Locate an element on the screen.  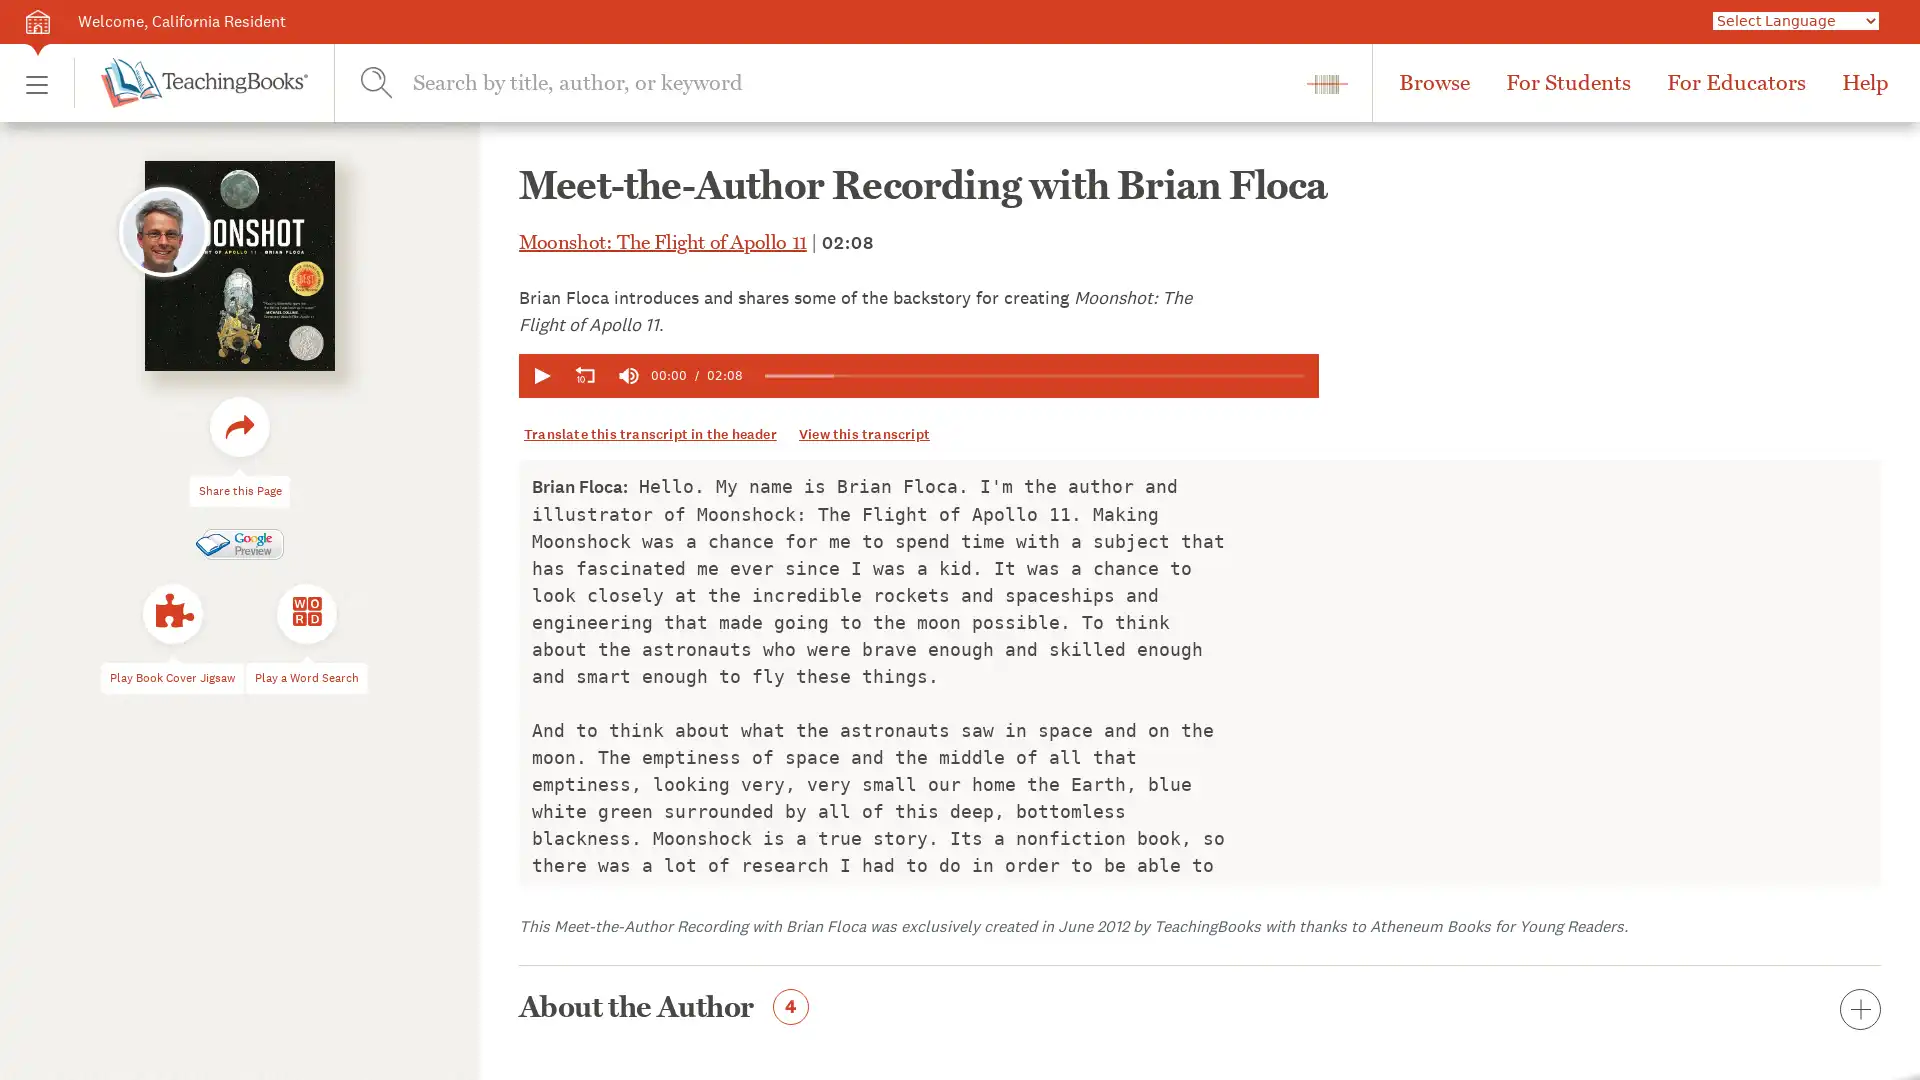
About the Author 4 is located at coordinates (1200, 1010).